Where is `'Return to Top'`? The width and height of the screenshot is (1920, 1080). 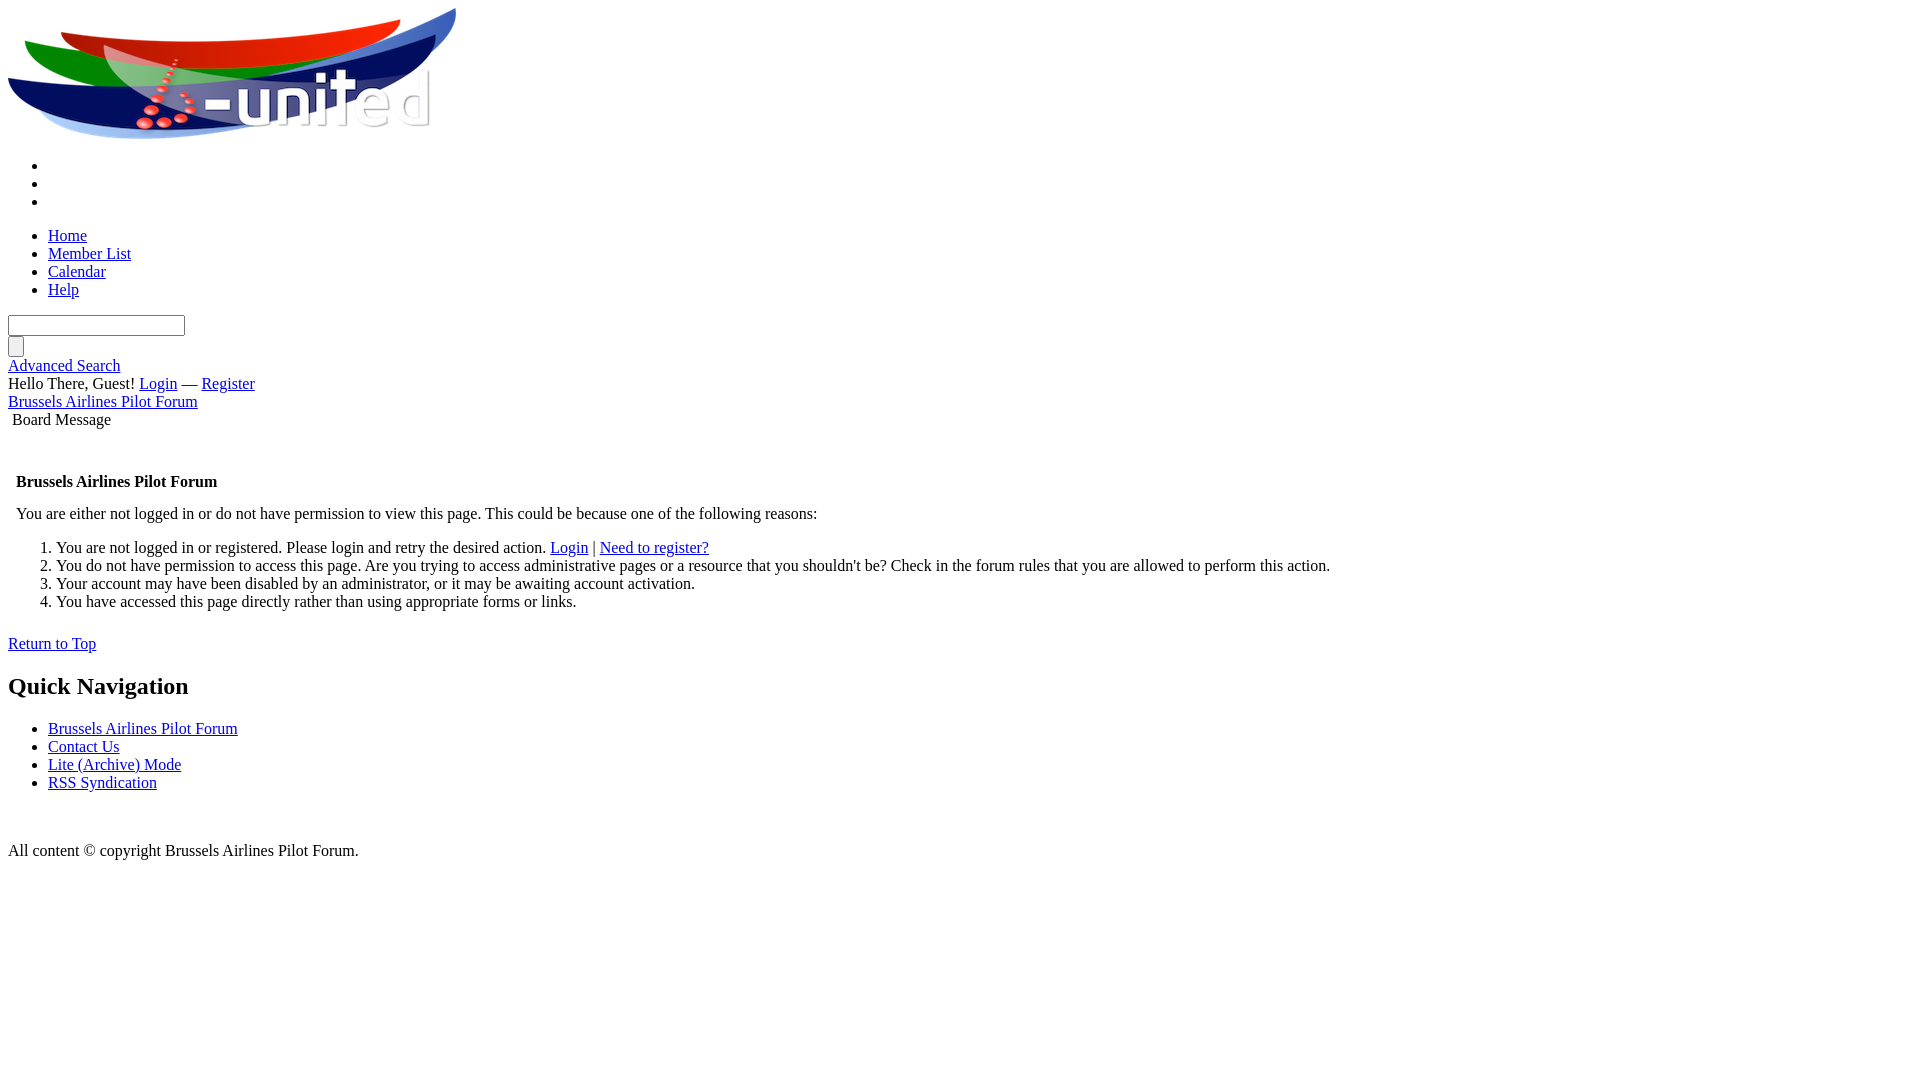 'Return to Top' is located at coordinates (8, 643).